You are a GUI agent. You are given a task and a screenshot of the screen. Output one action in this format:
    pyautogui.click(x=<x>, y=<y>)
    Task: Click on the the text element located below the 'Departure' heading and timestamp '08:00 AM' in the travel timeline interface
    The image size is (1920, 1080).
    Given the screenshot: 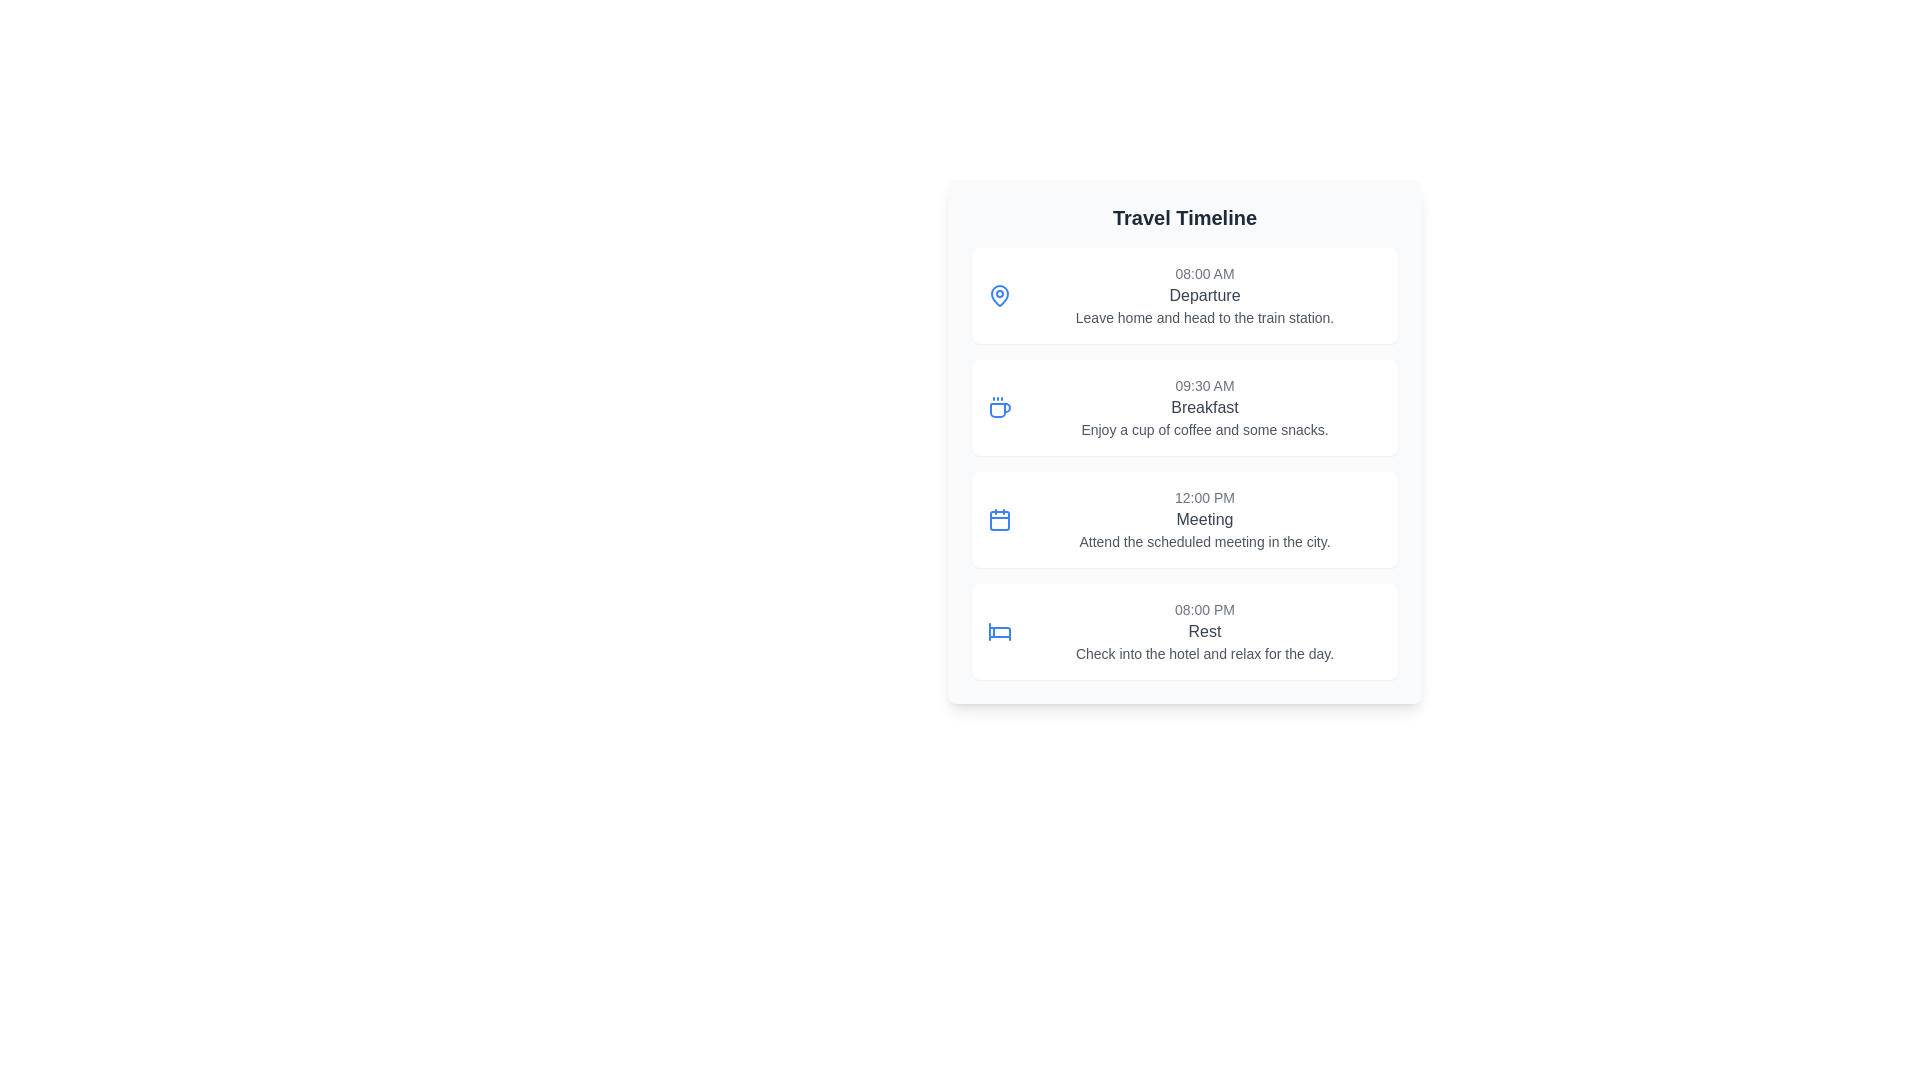 What is the action you would take?
    pyautogui.click(x=1203, y=316)
    